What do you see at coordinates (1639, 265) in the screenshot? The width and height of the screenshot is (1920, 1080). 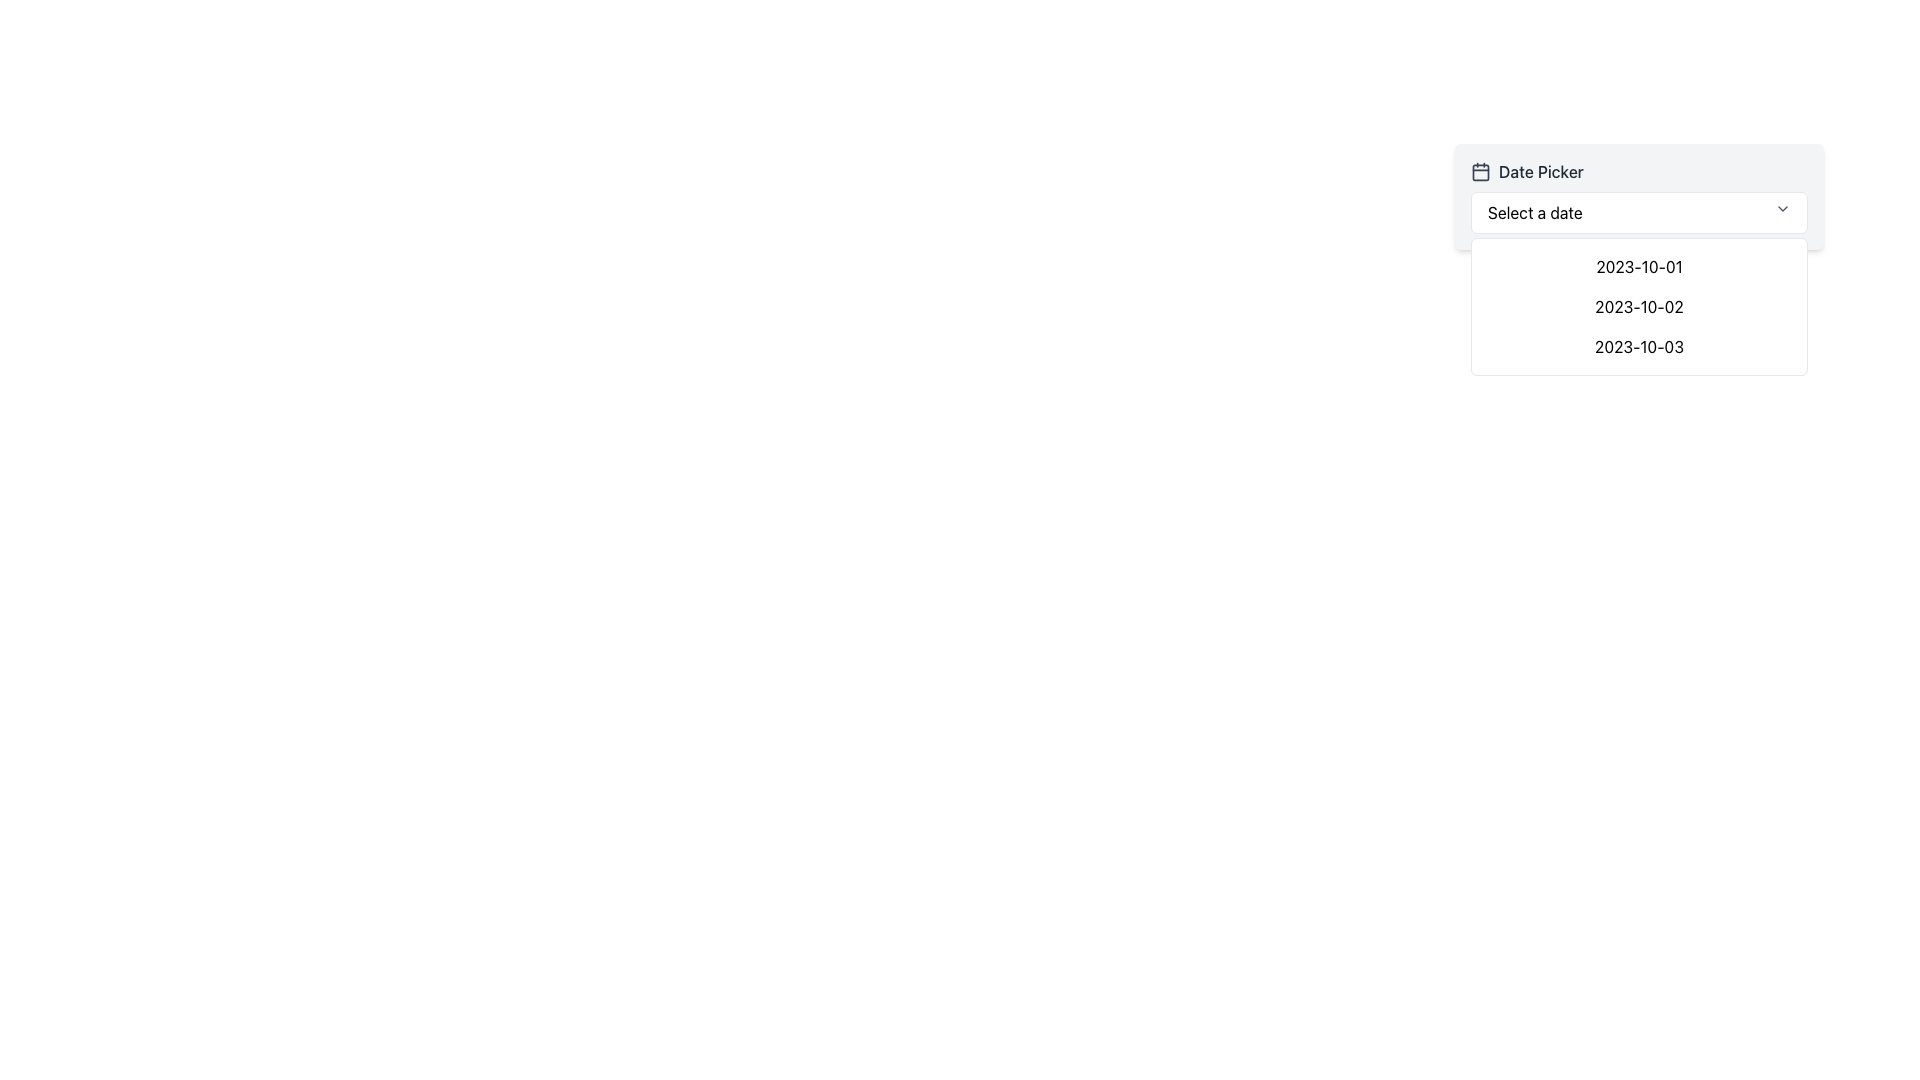 I see `the first date option '2023-10-01' in the date picker dropdown` at bounding box center [1639, 265].